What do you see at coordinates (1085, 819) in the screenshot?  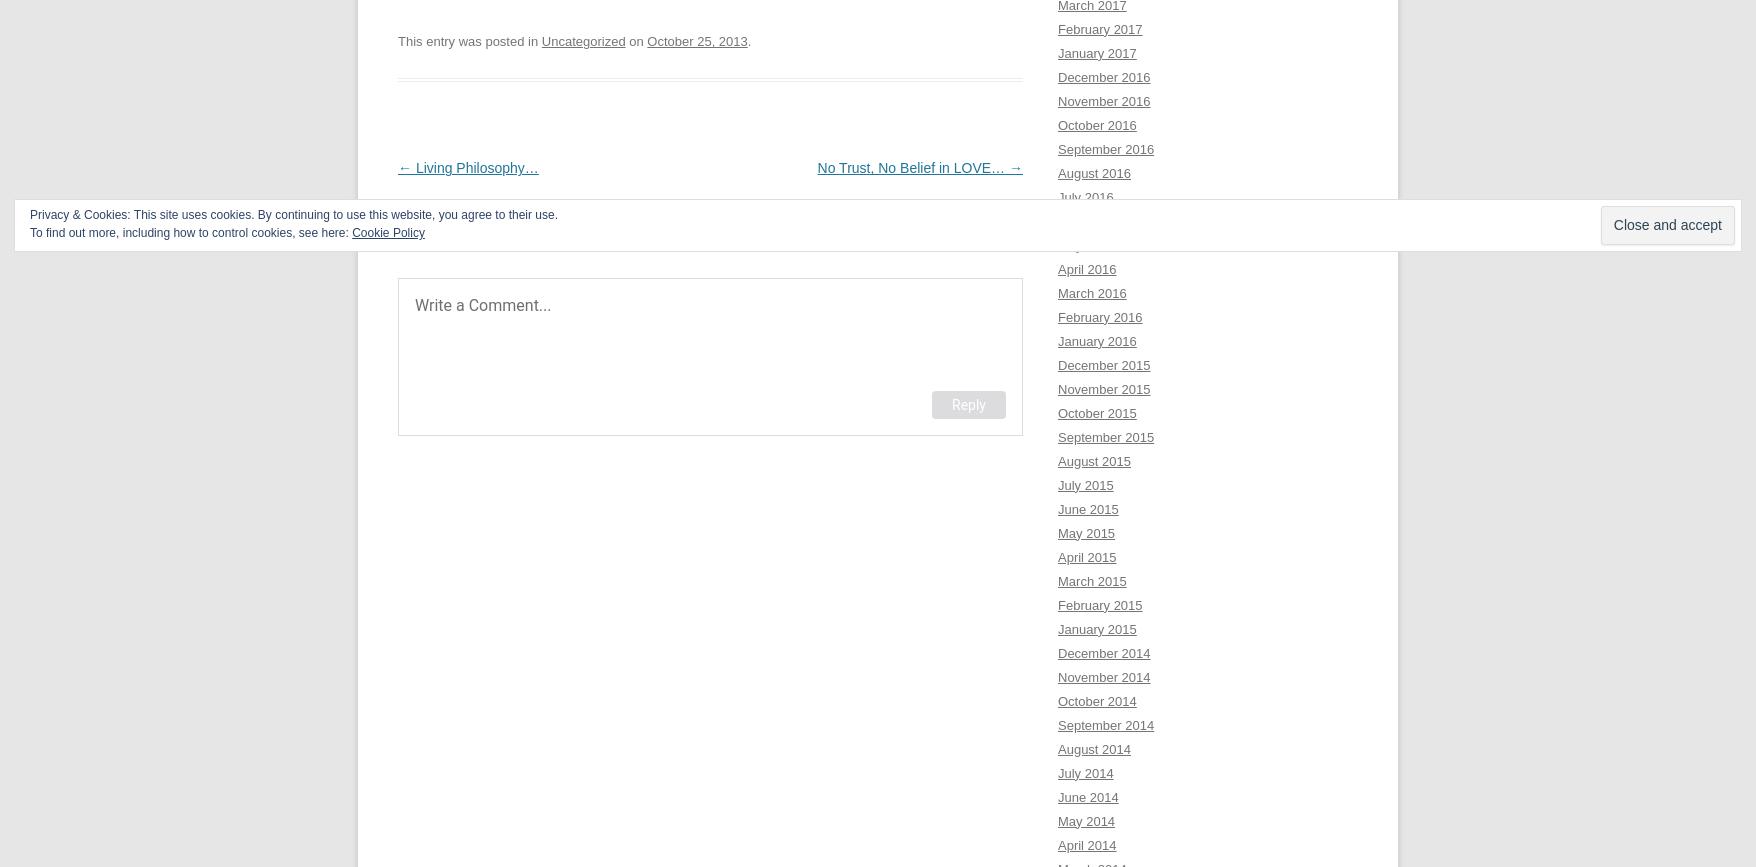 I see `'May 2014'` at bounding box center [1085, 819].